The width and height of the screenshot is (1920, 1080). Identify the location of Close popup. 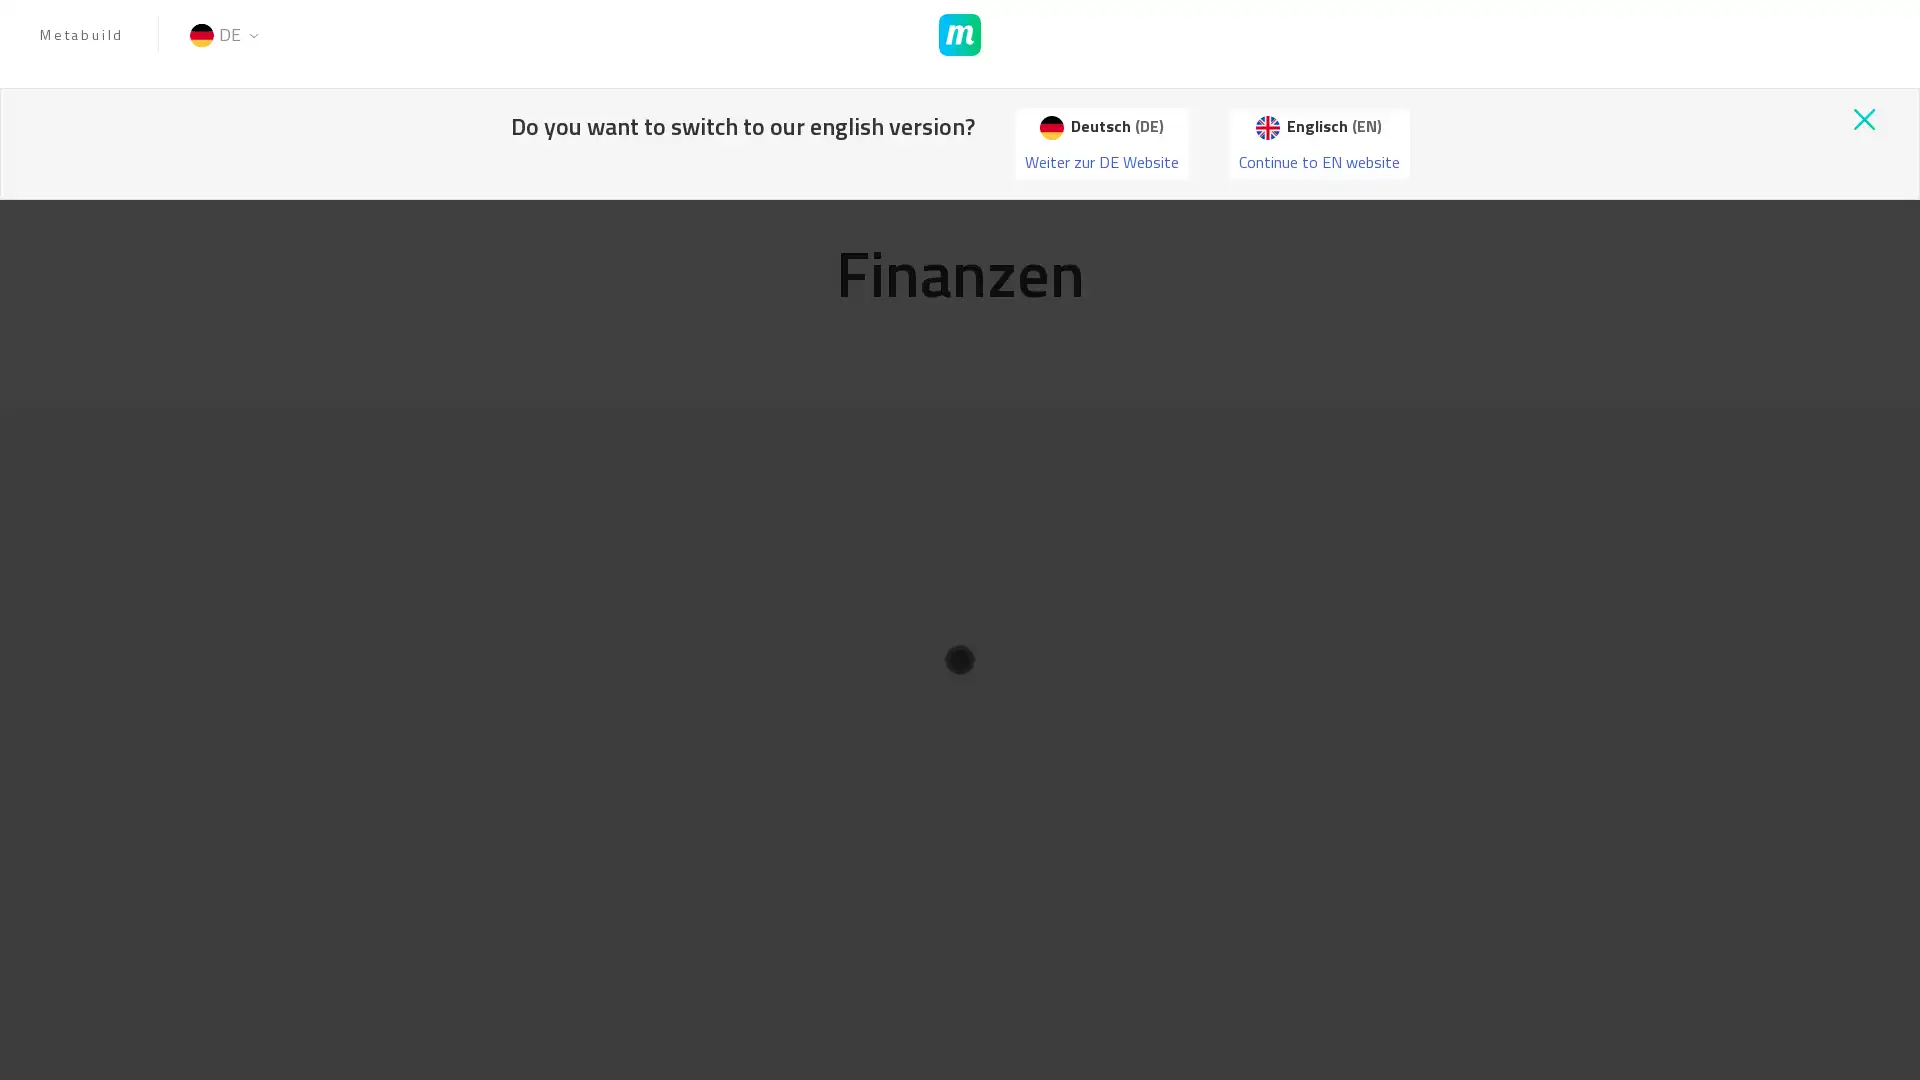
(1862, 119).